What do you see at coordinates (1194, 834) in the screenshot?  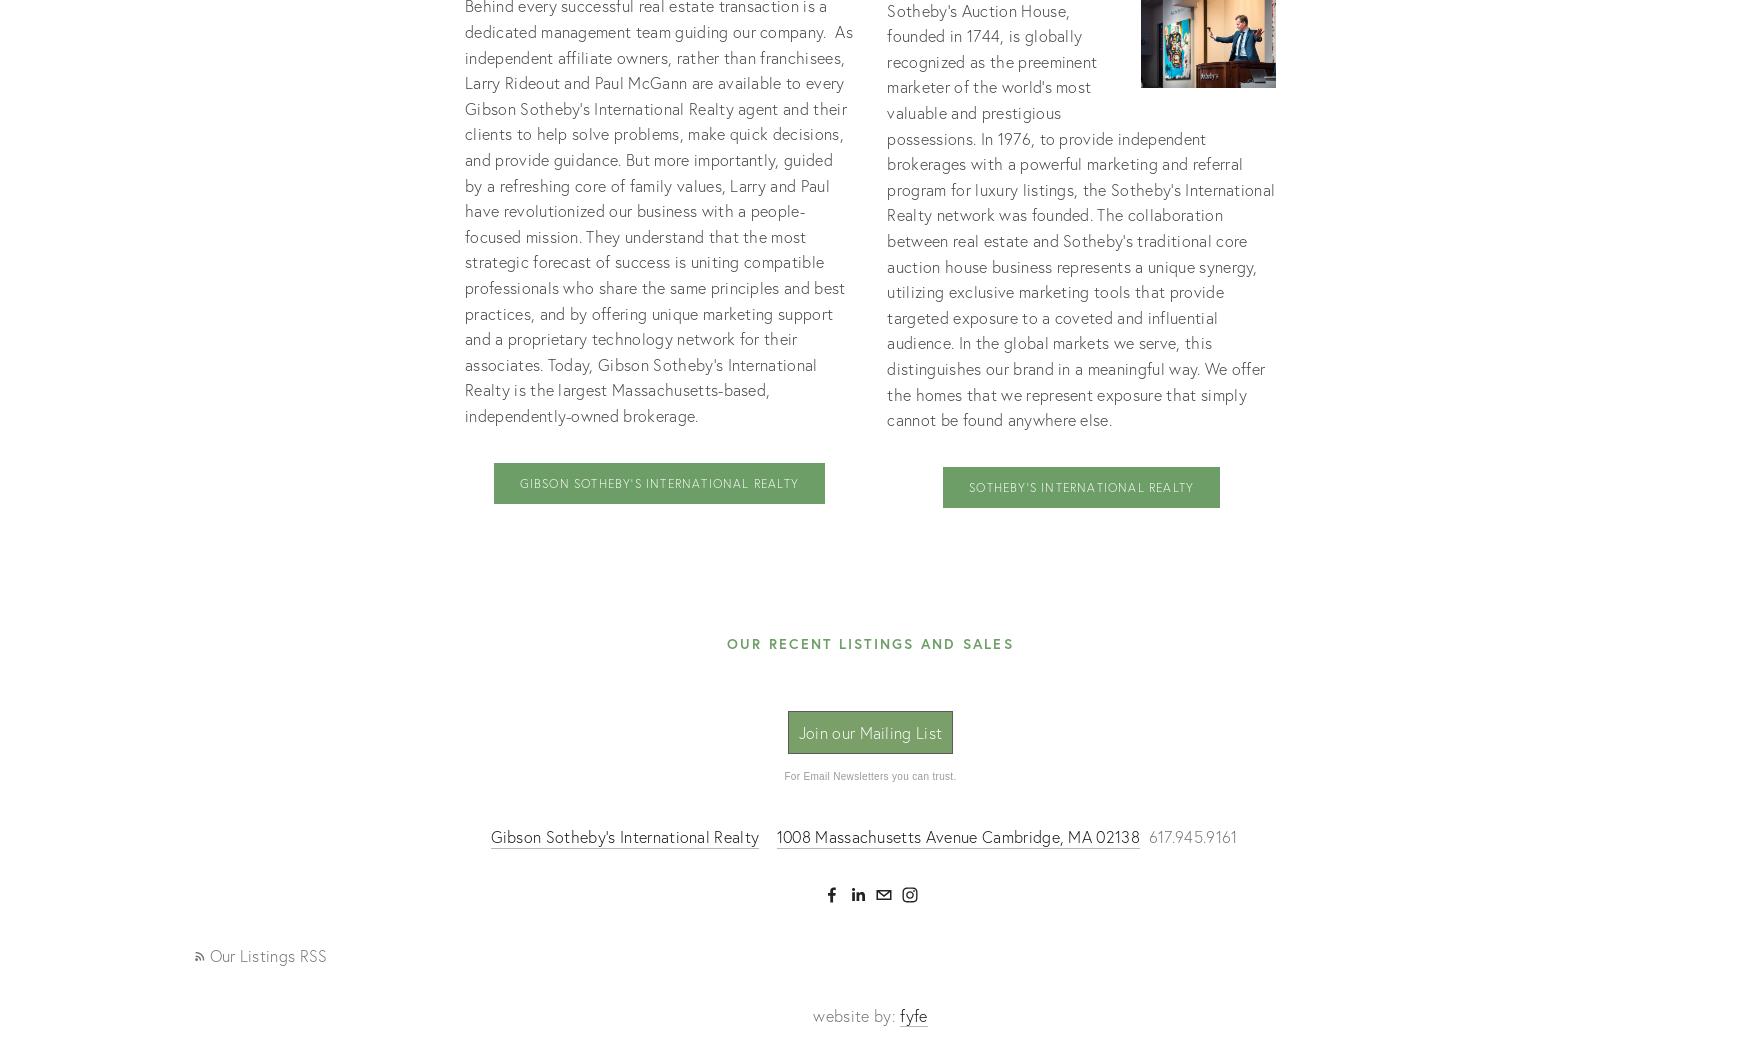 I see `'617.945.9161'` at bounding box center [1194, 834].